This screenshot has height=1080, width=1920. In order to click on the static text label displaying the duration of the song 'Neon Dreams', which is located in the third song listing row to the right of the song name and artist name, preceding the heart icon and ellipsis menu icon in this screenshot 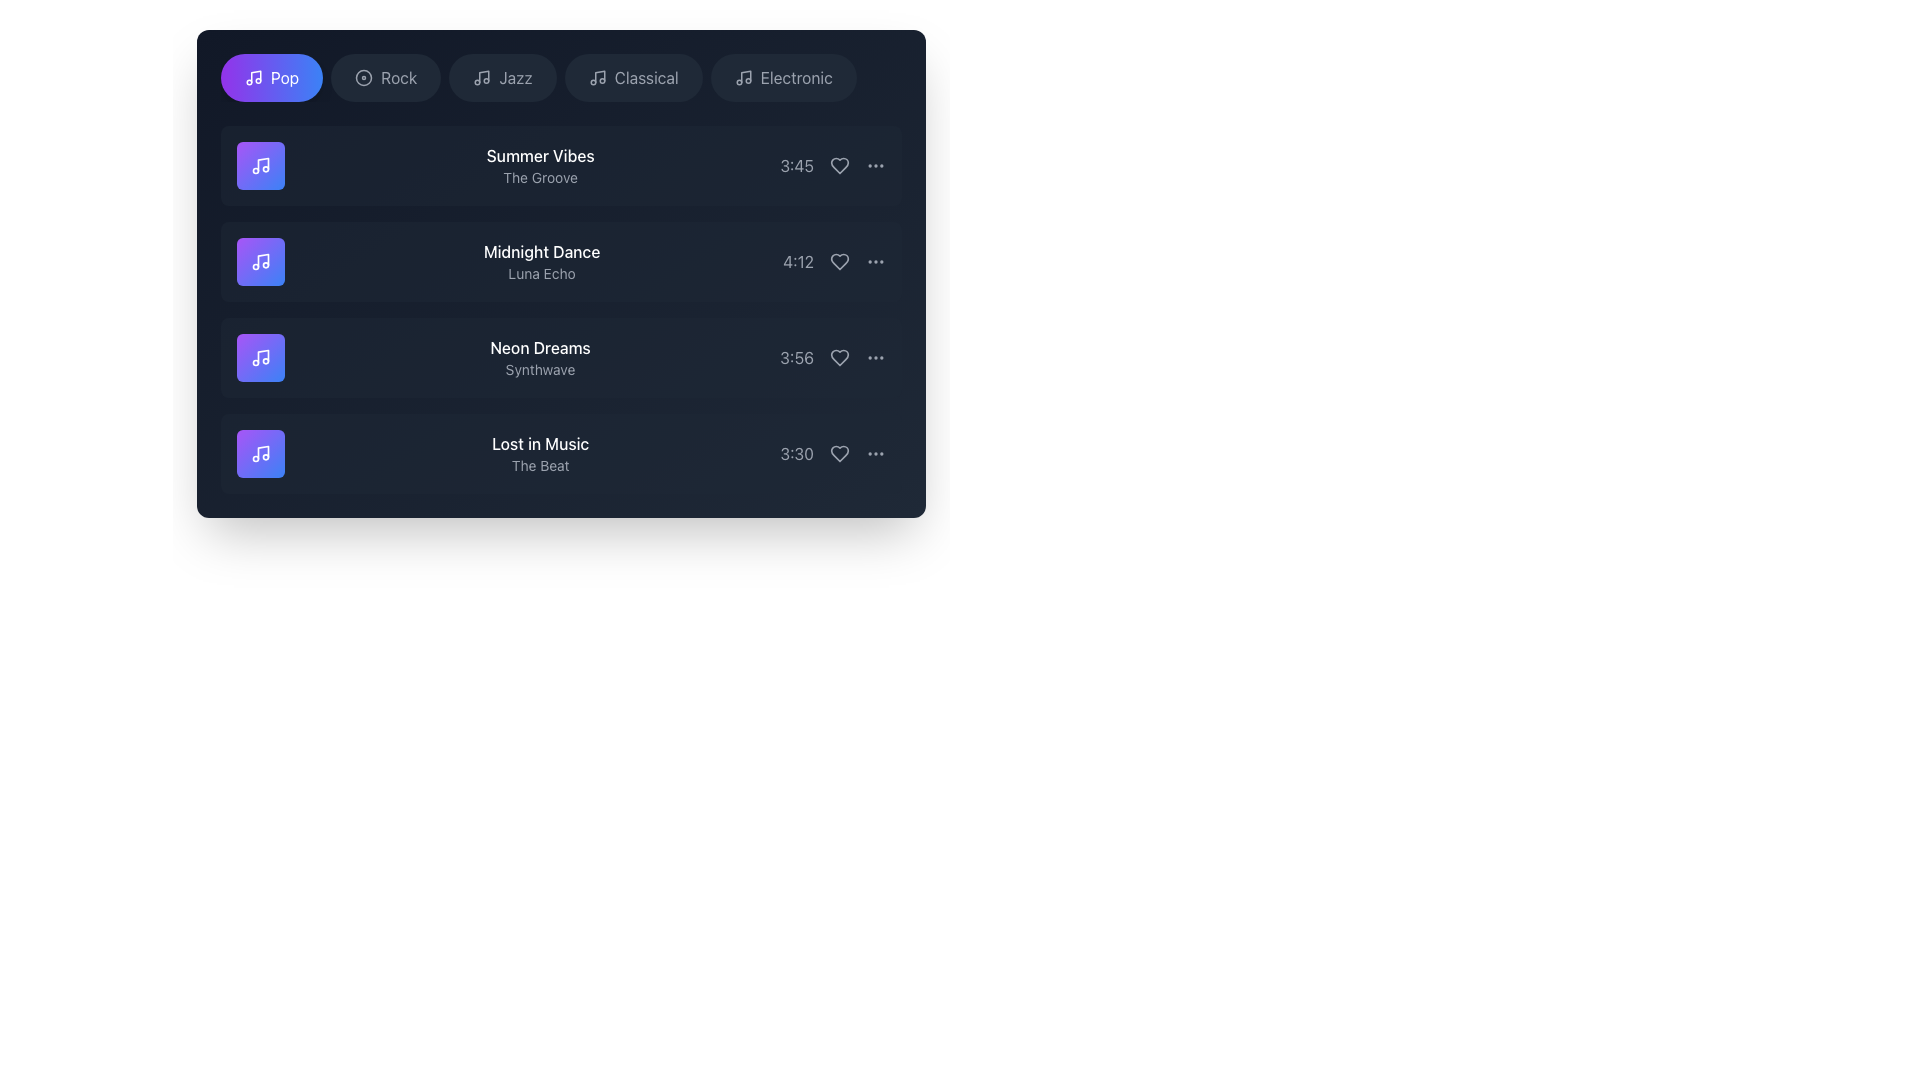, I will do `click(795, 357)`.